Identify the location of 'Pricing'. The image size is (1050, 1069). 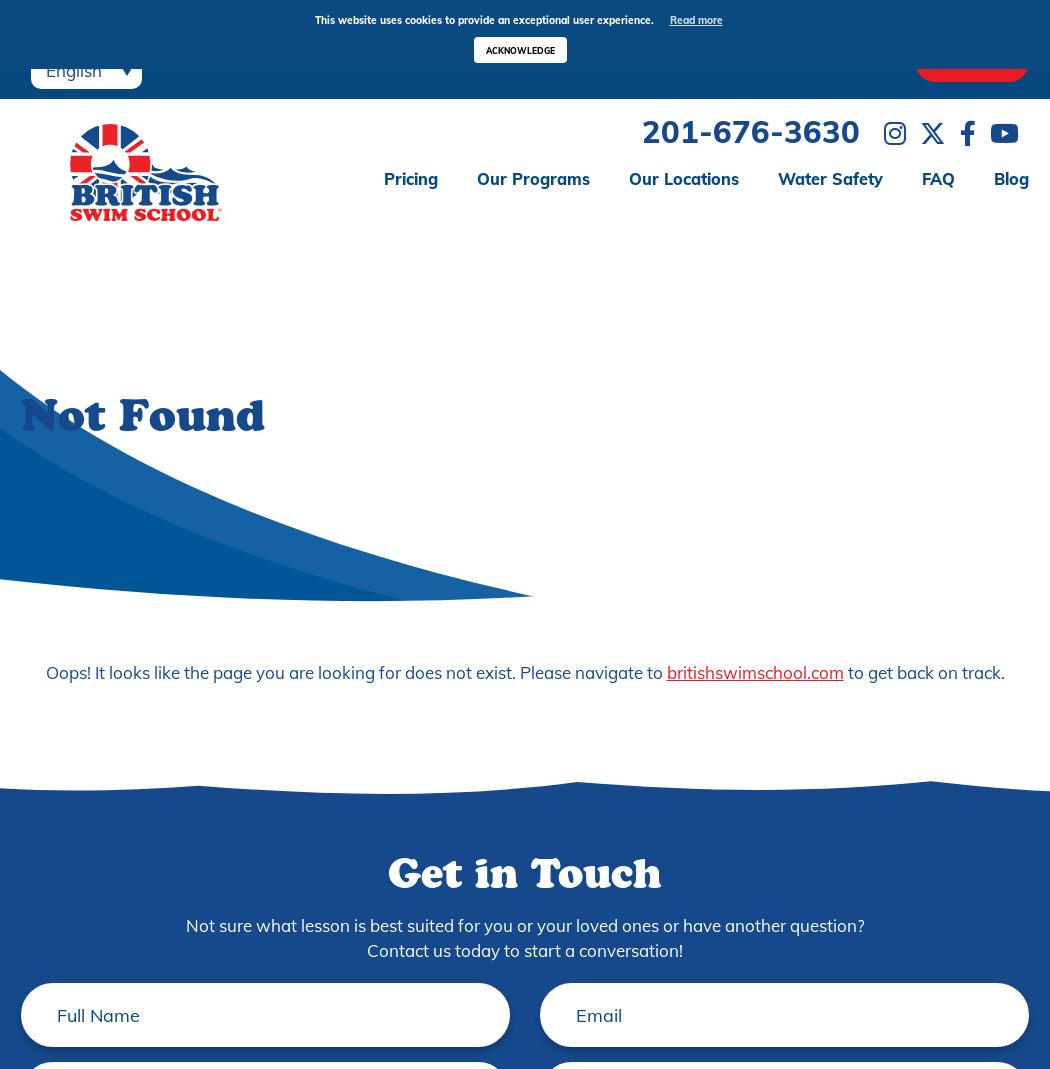
(410, 177).